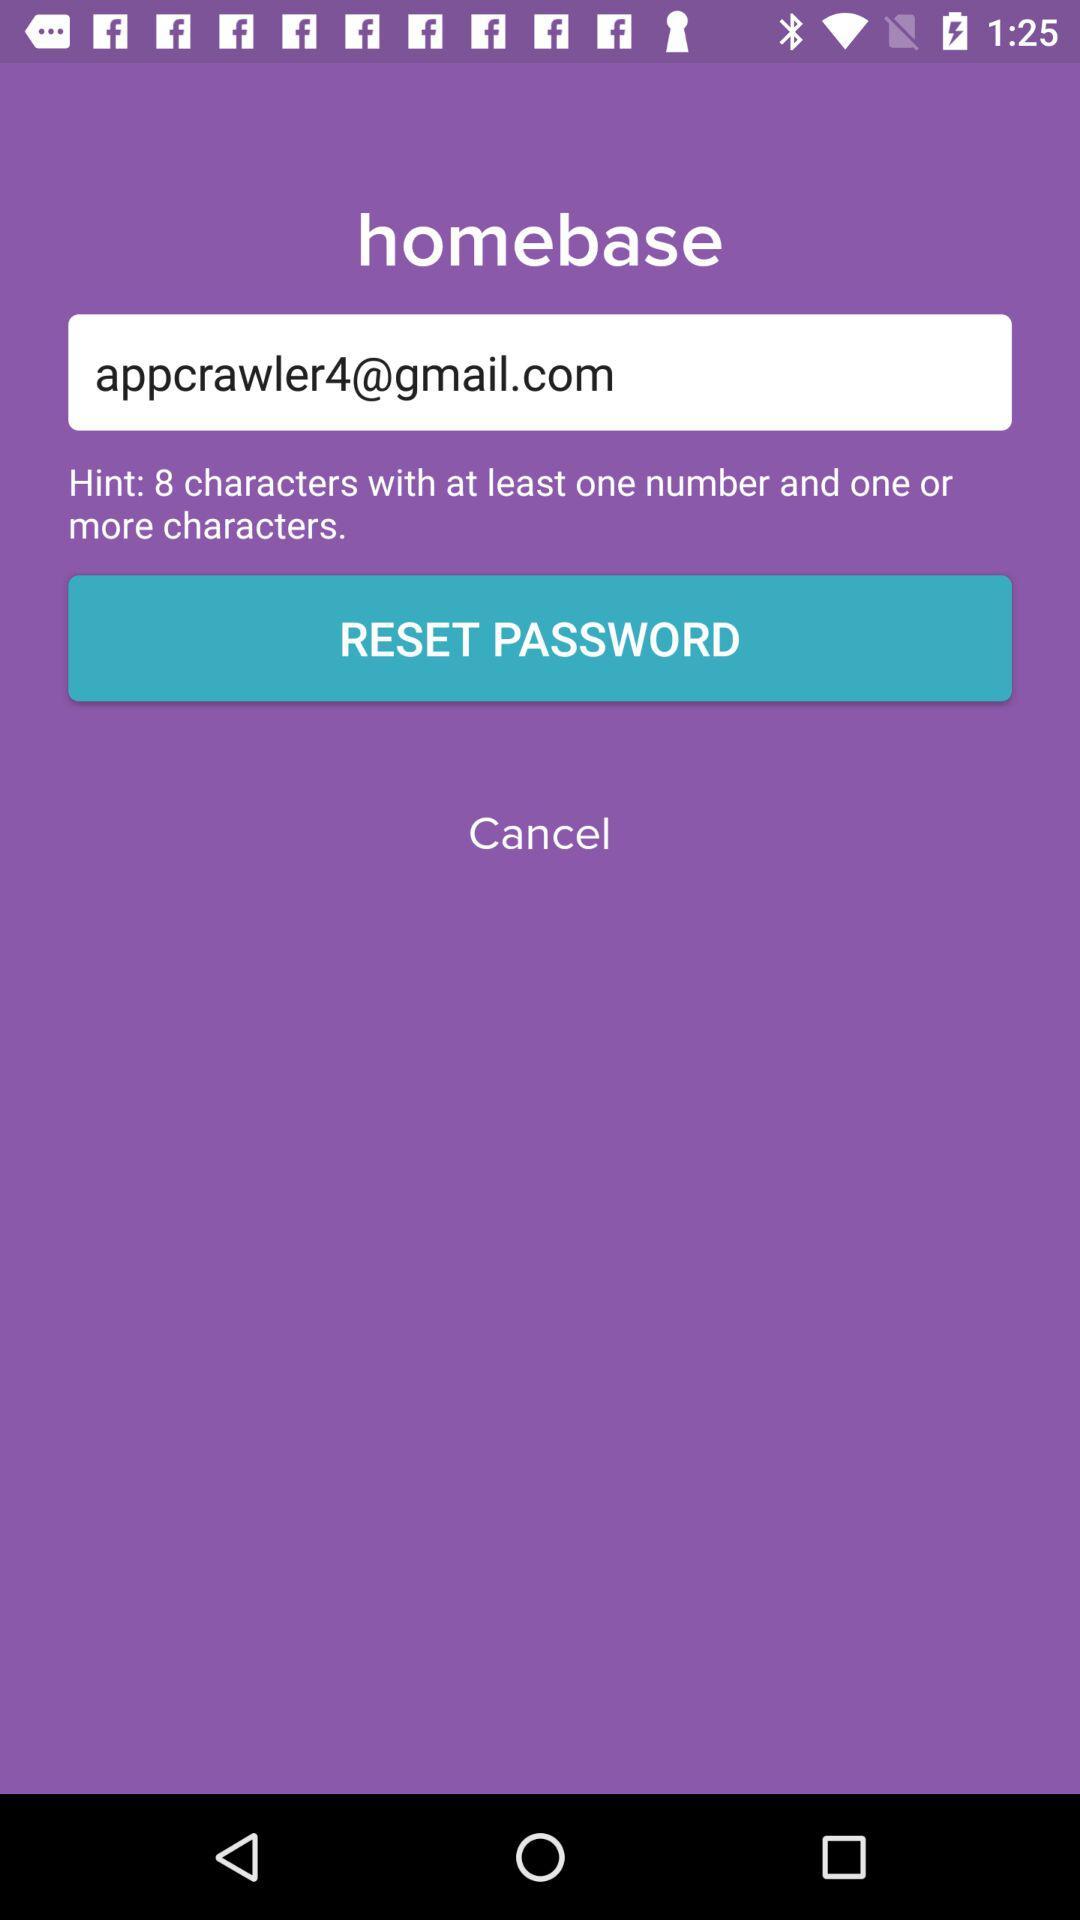  What do you see at coordinates (538, 834) in the screenshot?
I see `the item below reset password icon` at bounding box center [538, 834].